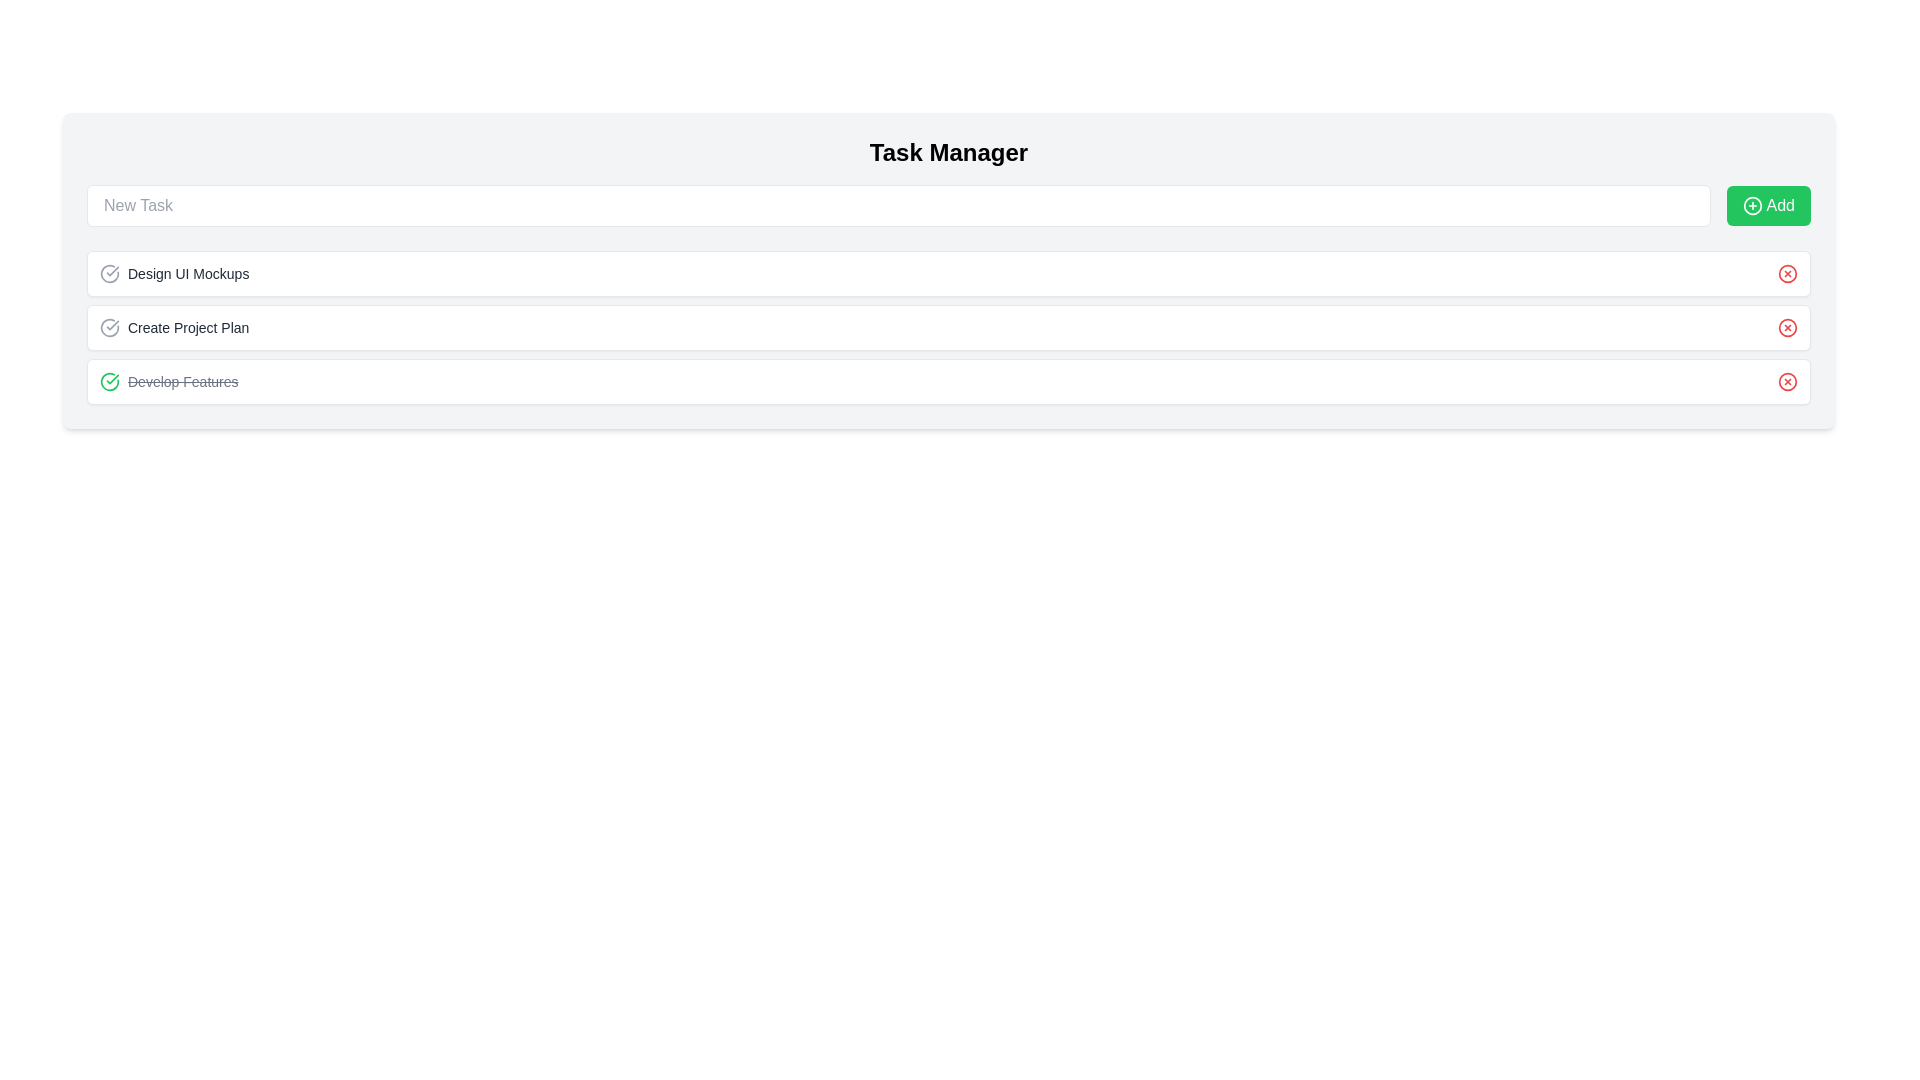 The width and height of the screenshot is (1920, 1080). Describe the element at coordinates (174, 273) in the screenshot. I see `the 'Design UI Mockups' text label with icon` at that location.